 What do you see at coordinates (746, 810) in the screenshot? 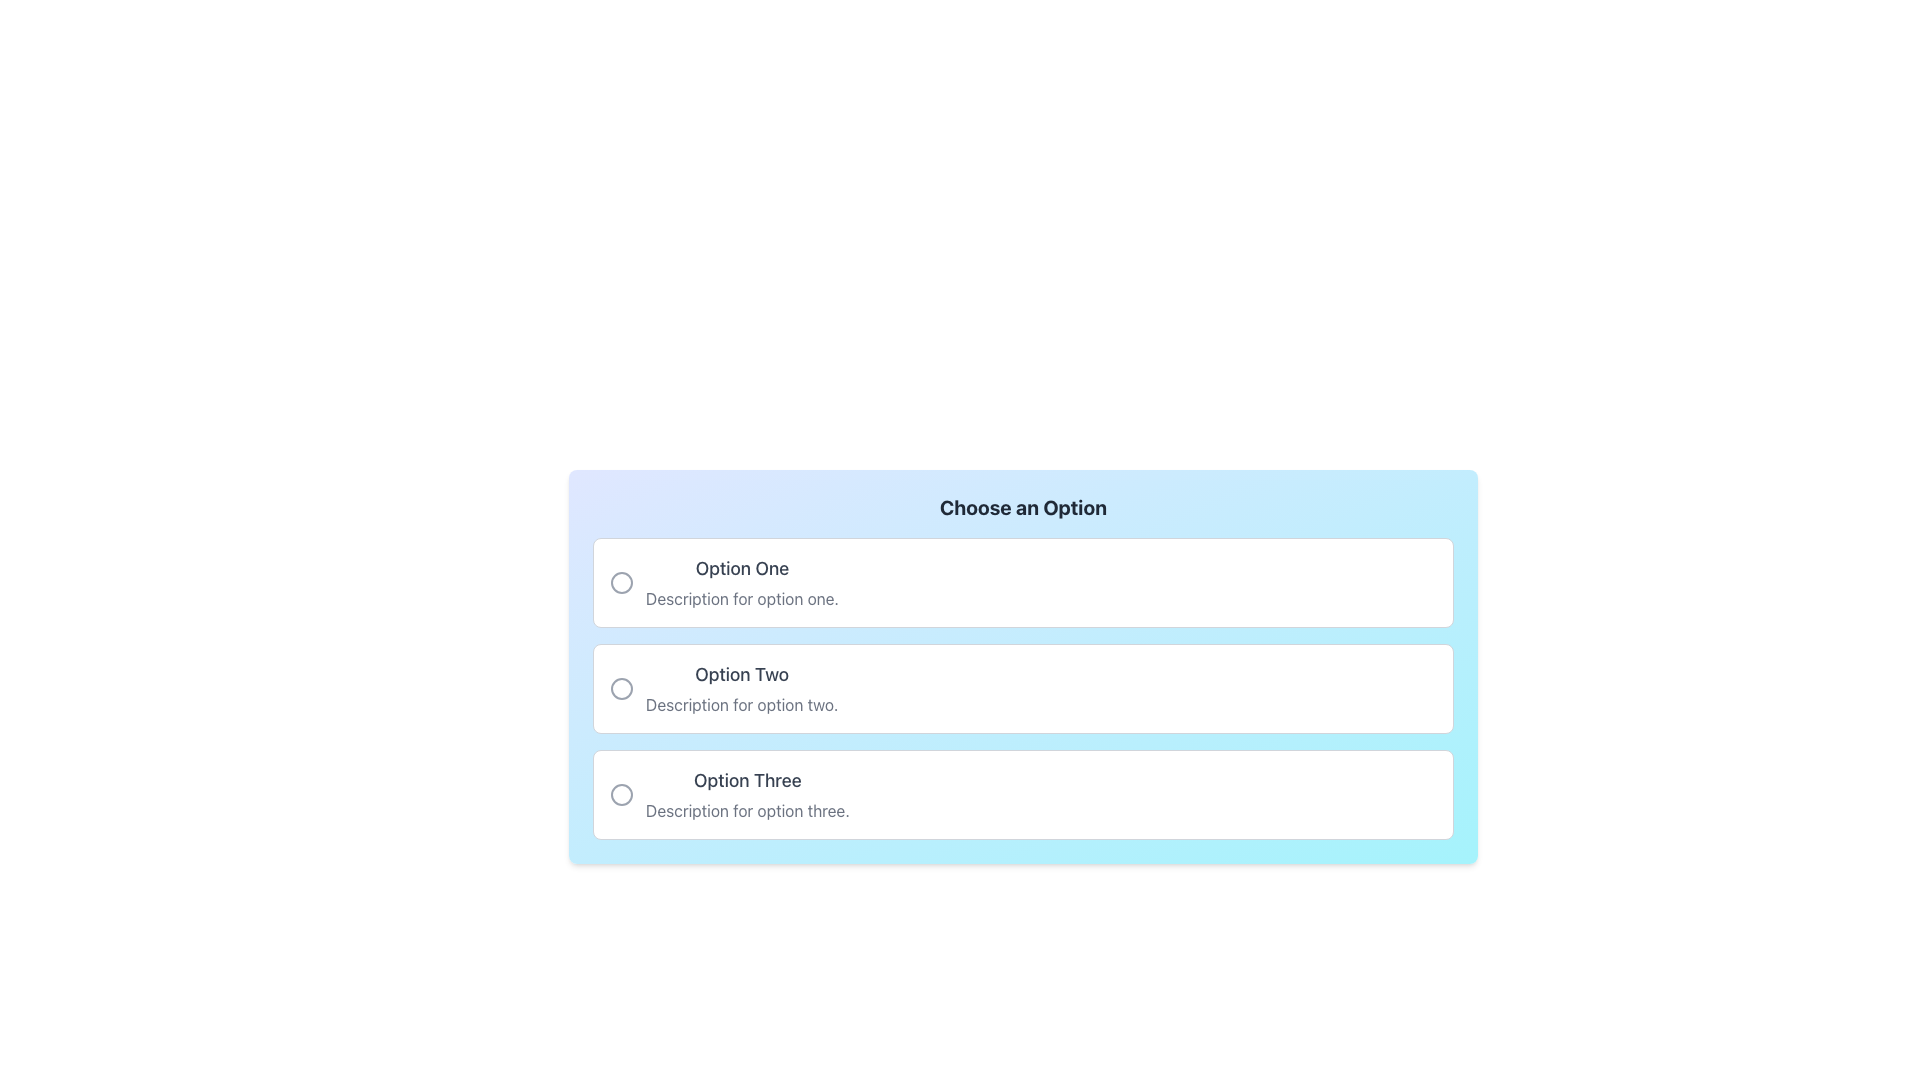
I see `the static text providing supplementary information for 'Option Three', which is aligned to the left and located underneath the title` at bounding box center [746, 810].